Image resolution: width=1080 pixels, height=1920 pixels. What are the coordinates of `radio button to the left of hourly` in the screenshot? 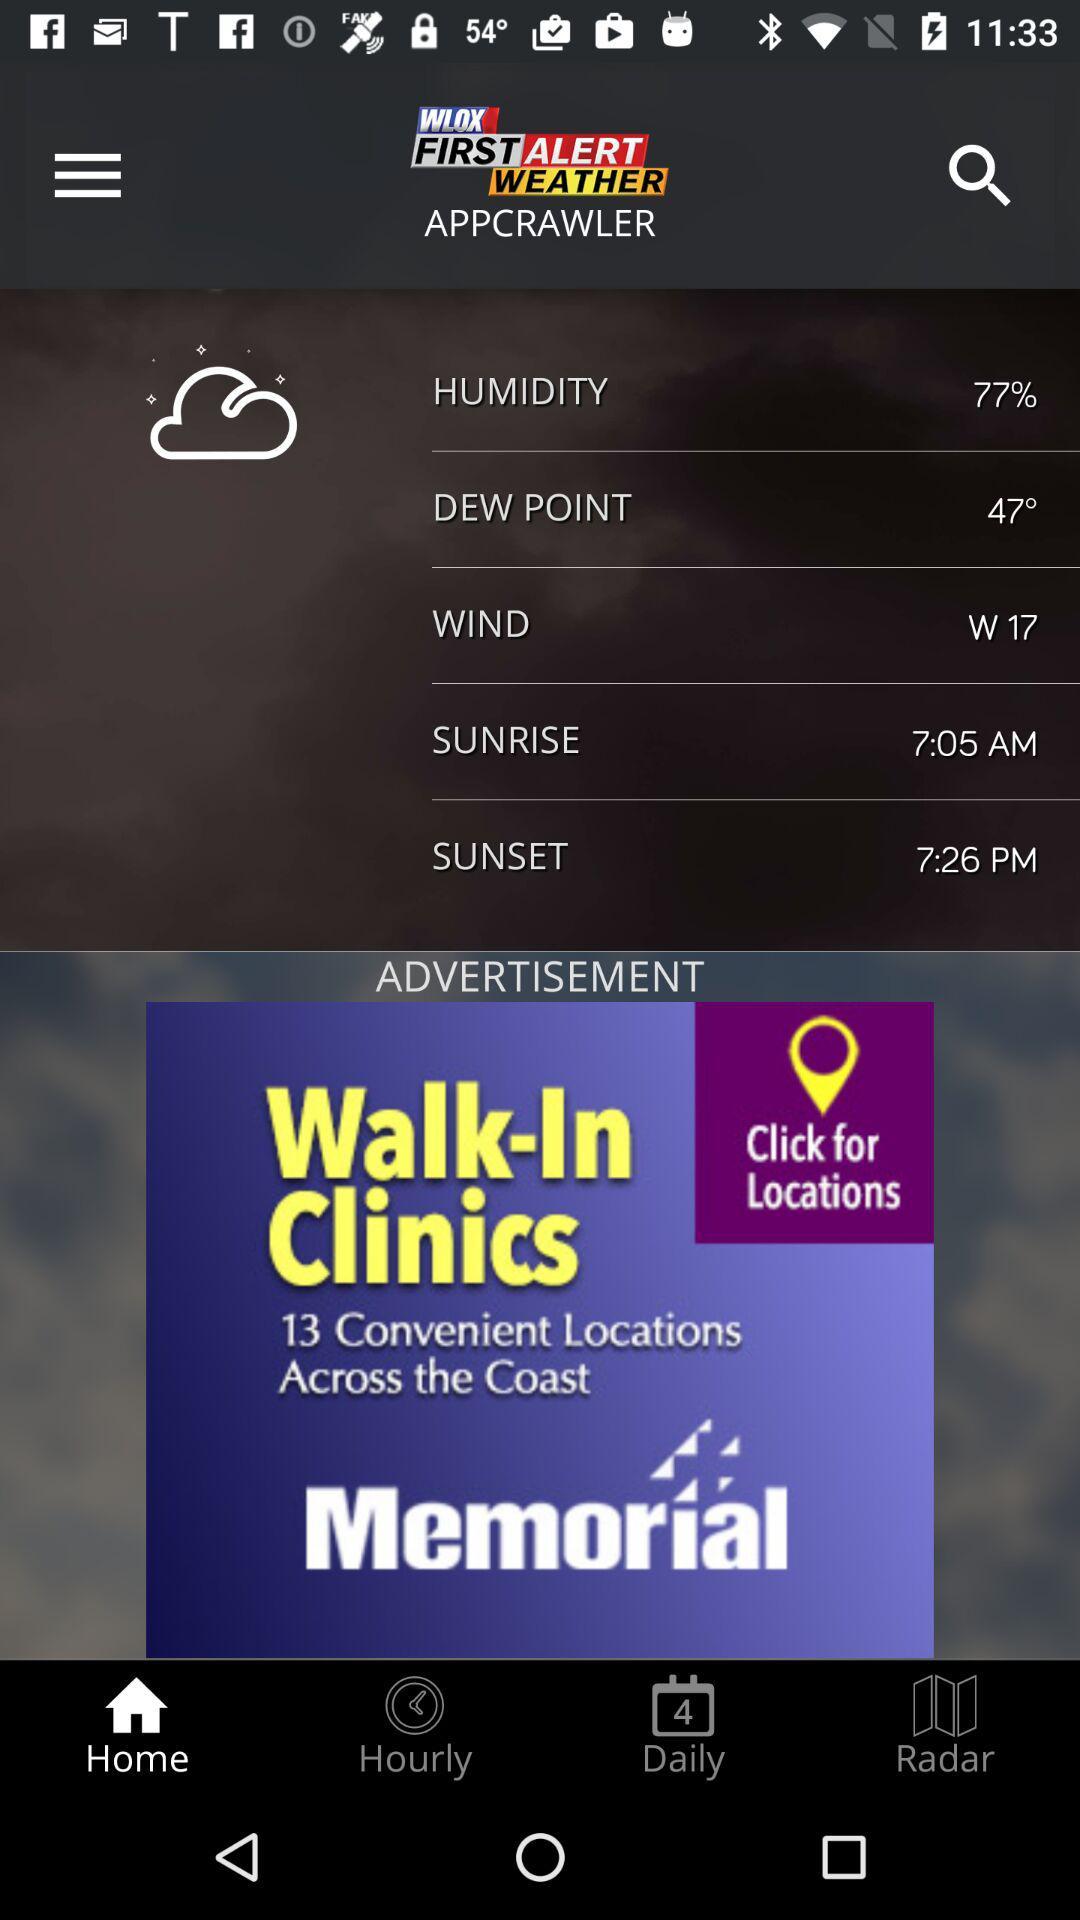 It's located at (135, 1726).